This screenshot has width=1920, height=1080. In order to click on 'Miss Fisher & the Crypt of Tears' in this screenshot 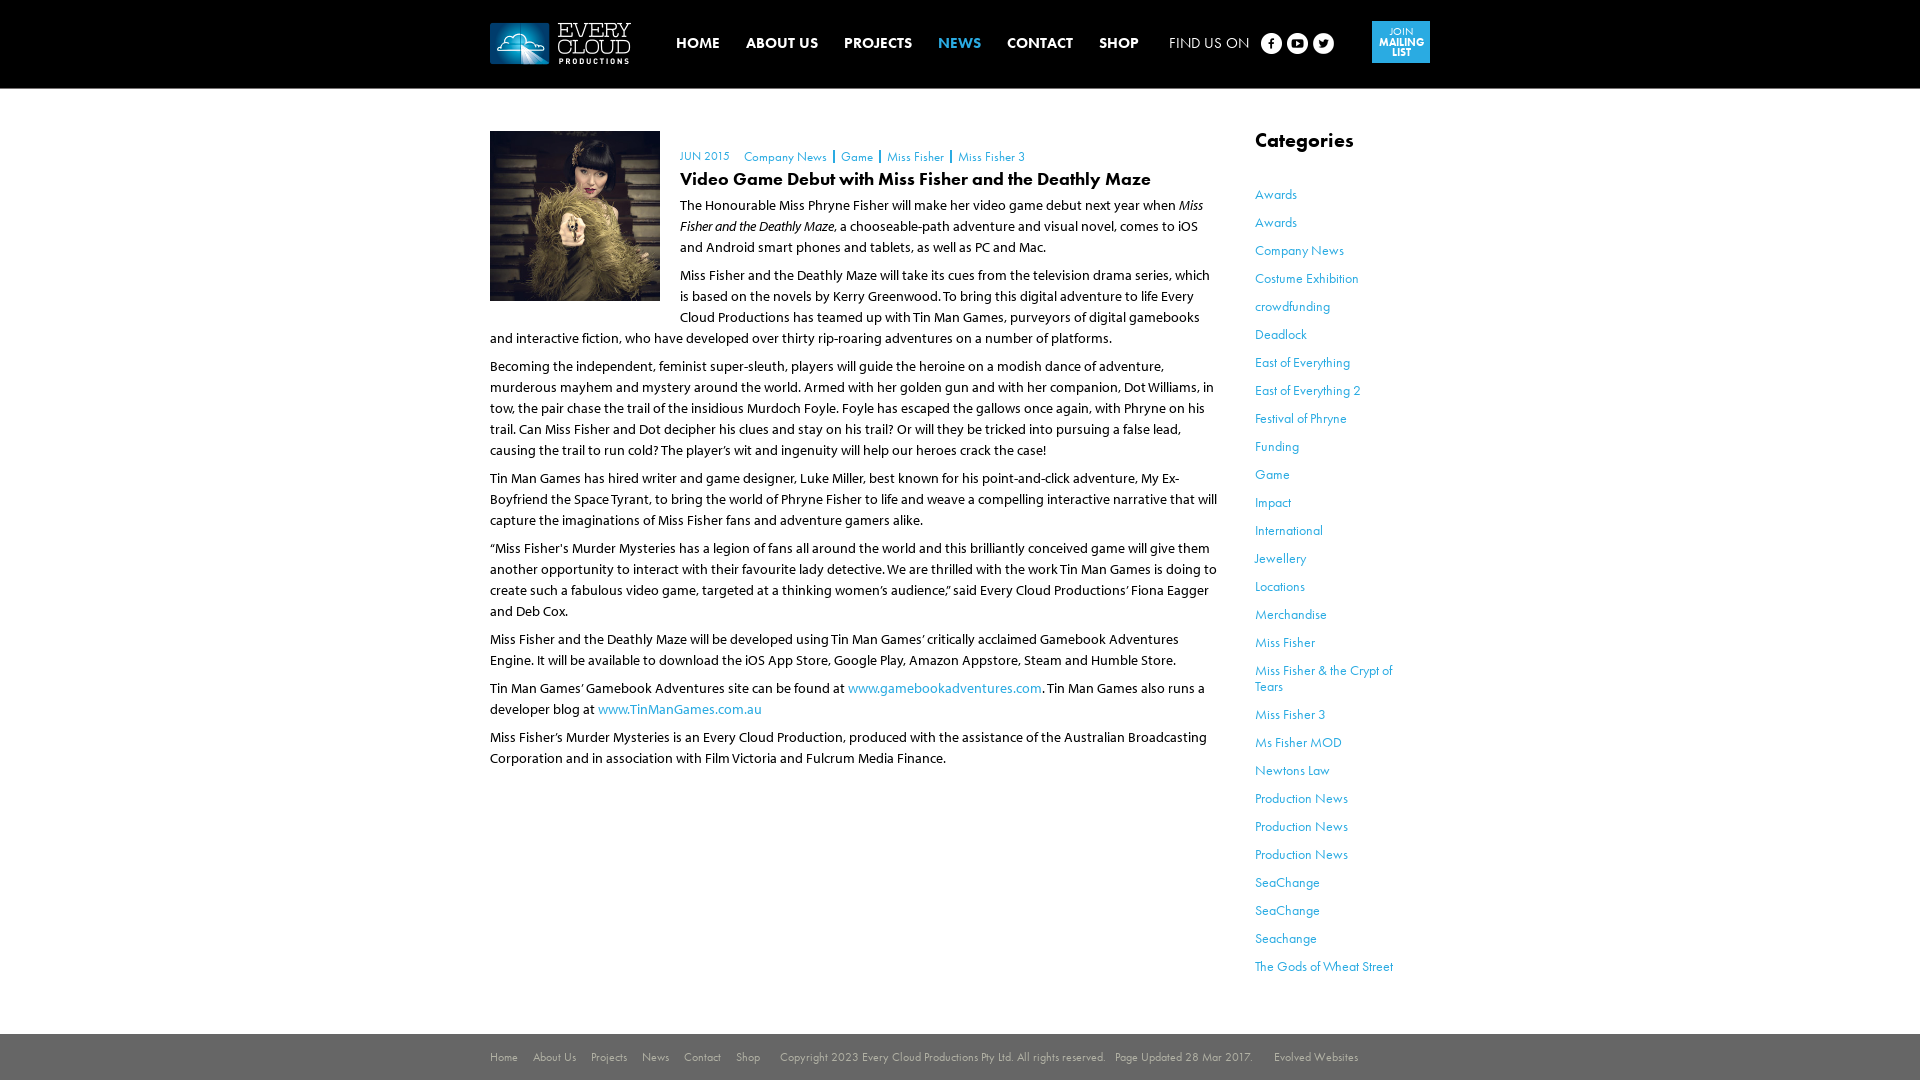, I will do `click(1323, 677)`.